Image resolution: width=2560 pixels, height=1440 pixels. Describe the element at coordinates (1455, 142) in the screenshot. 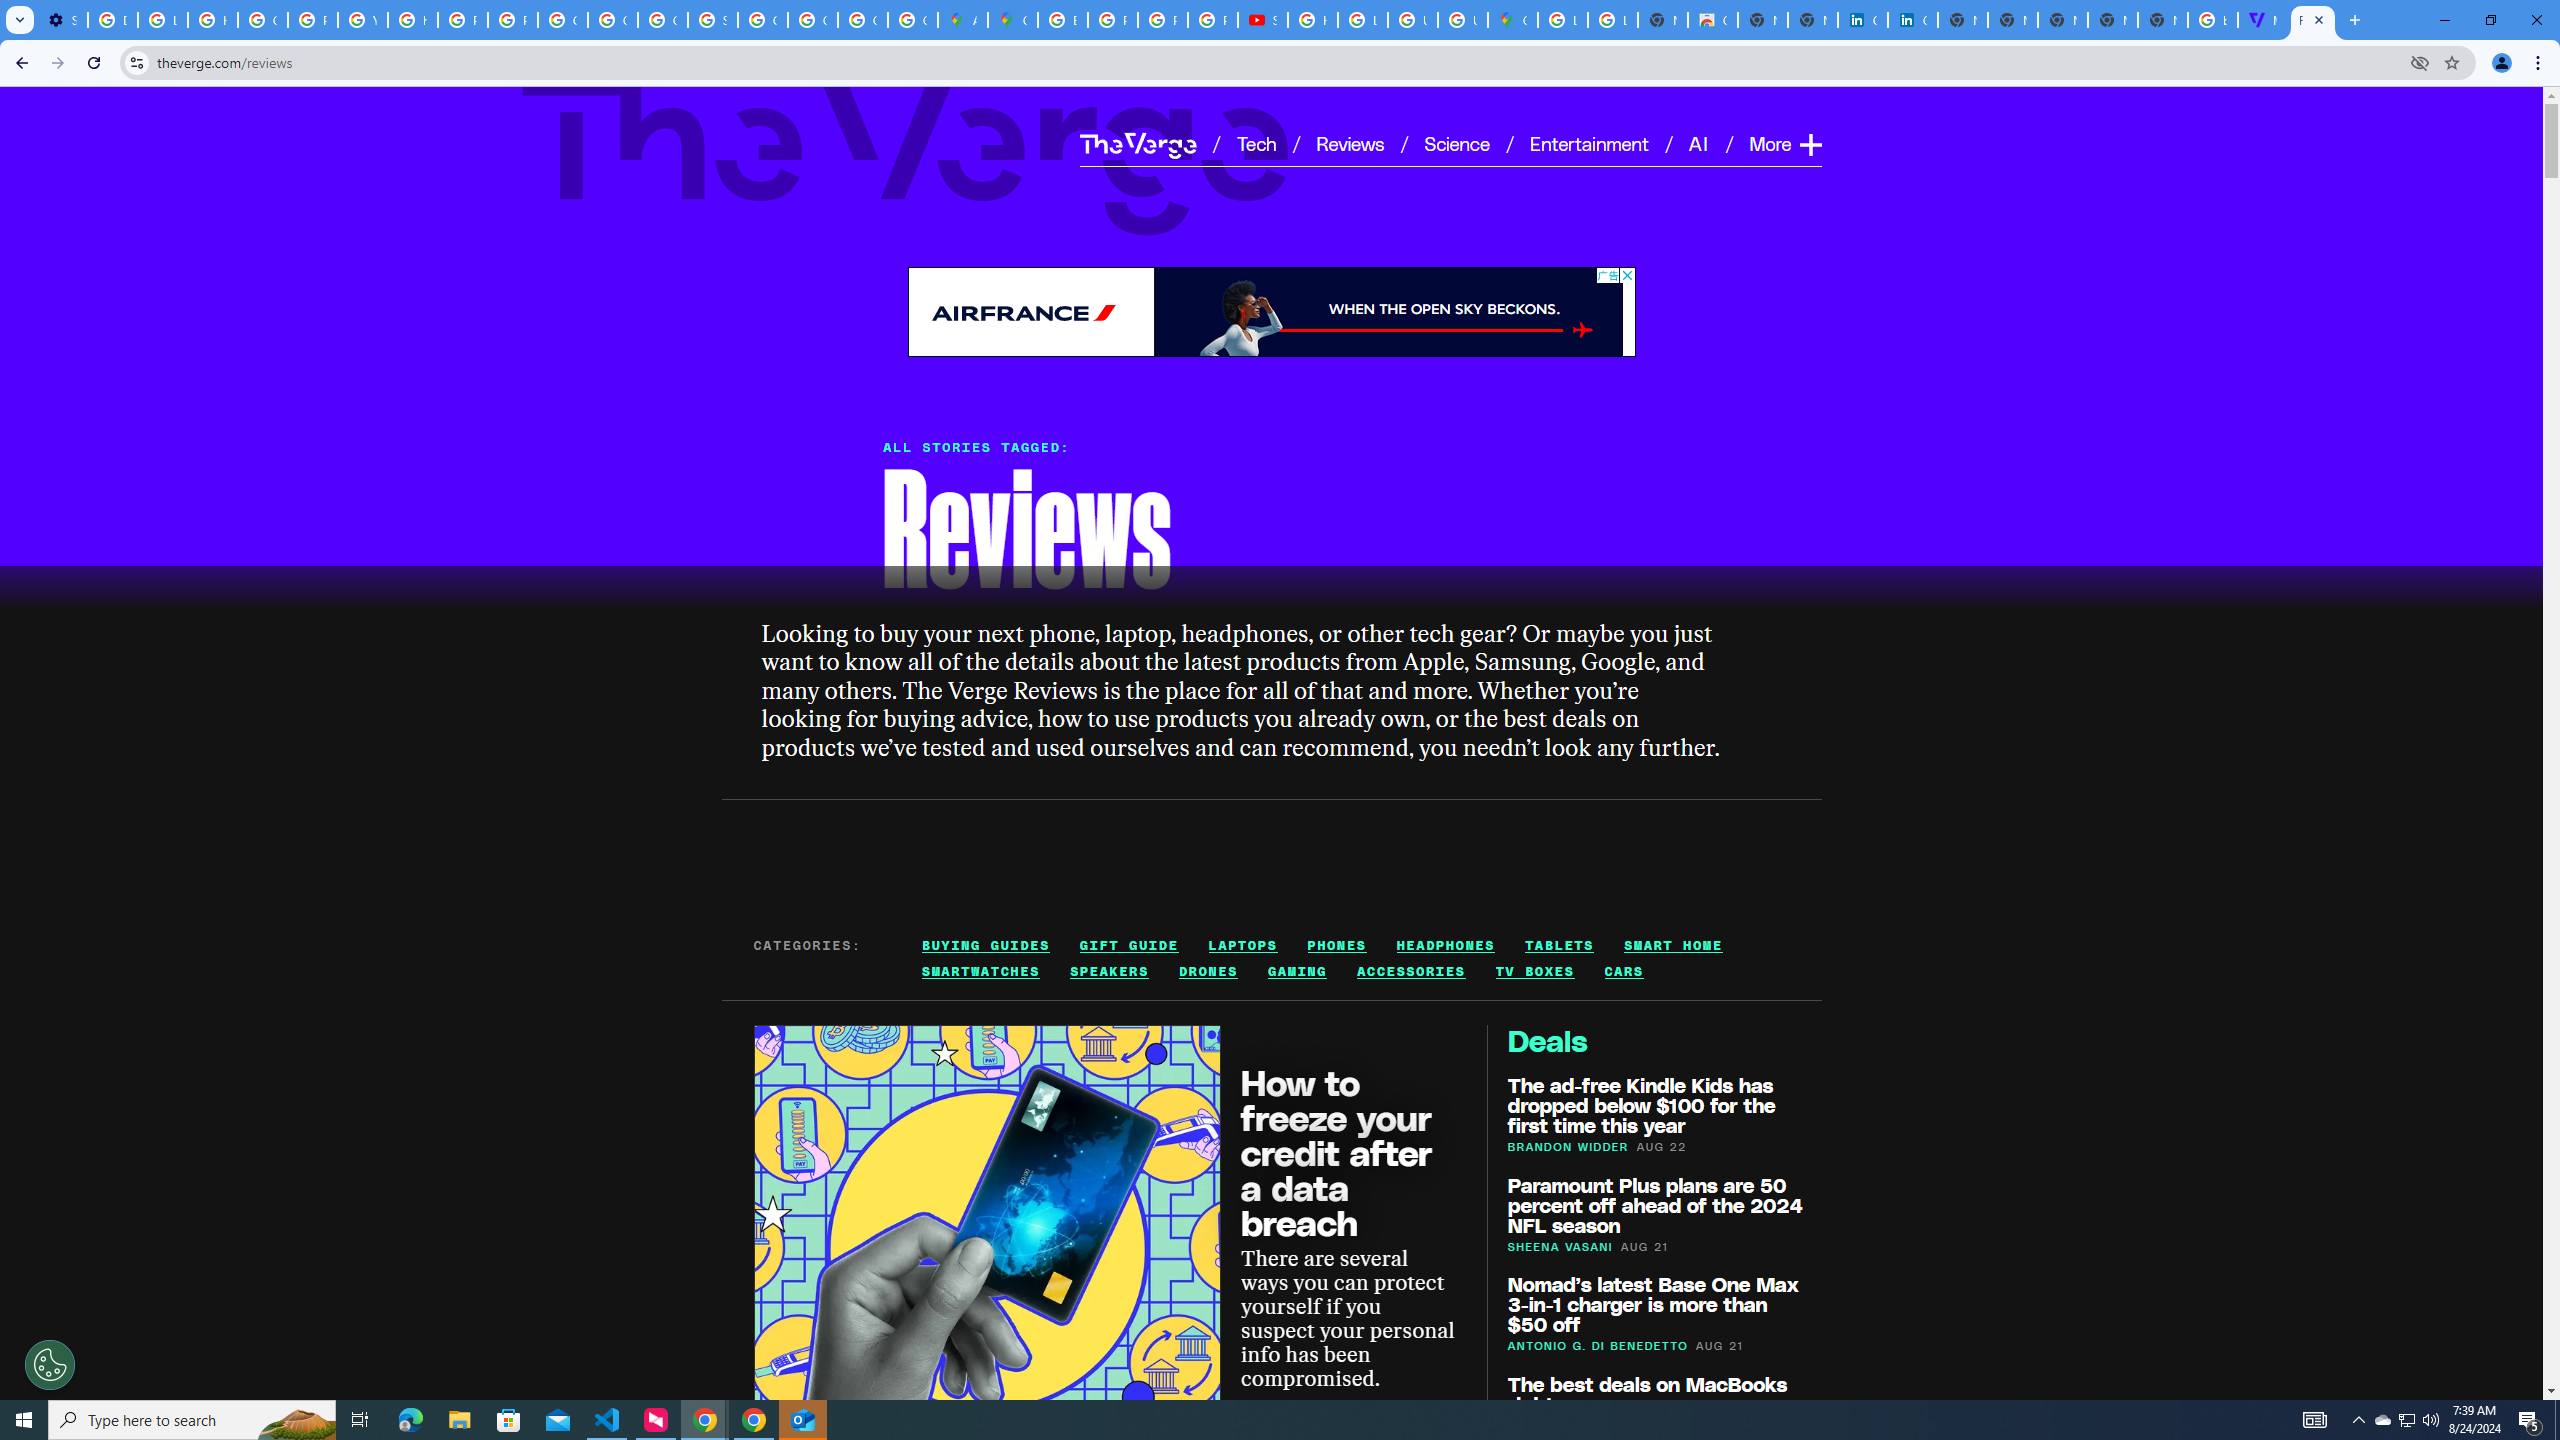

I see `'Science'` at that location.